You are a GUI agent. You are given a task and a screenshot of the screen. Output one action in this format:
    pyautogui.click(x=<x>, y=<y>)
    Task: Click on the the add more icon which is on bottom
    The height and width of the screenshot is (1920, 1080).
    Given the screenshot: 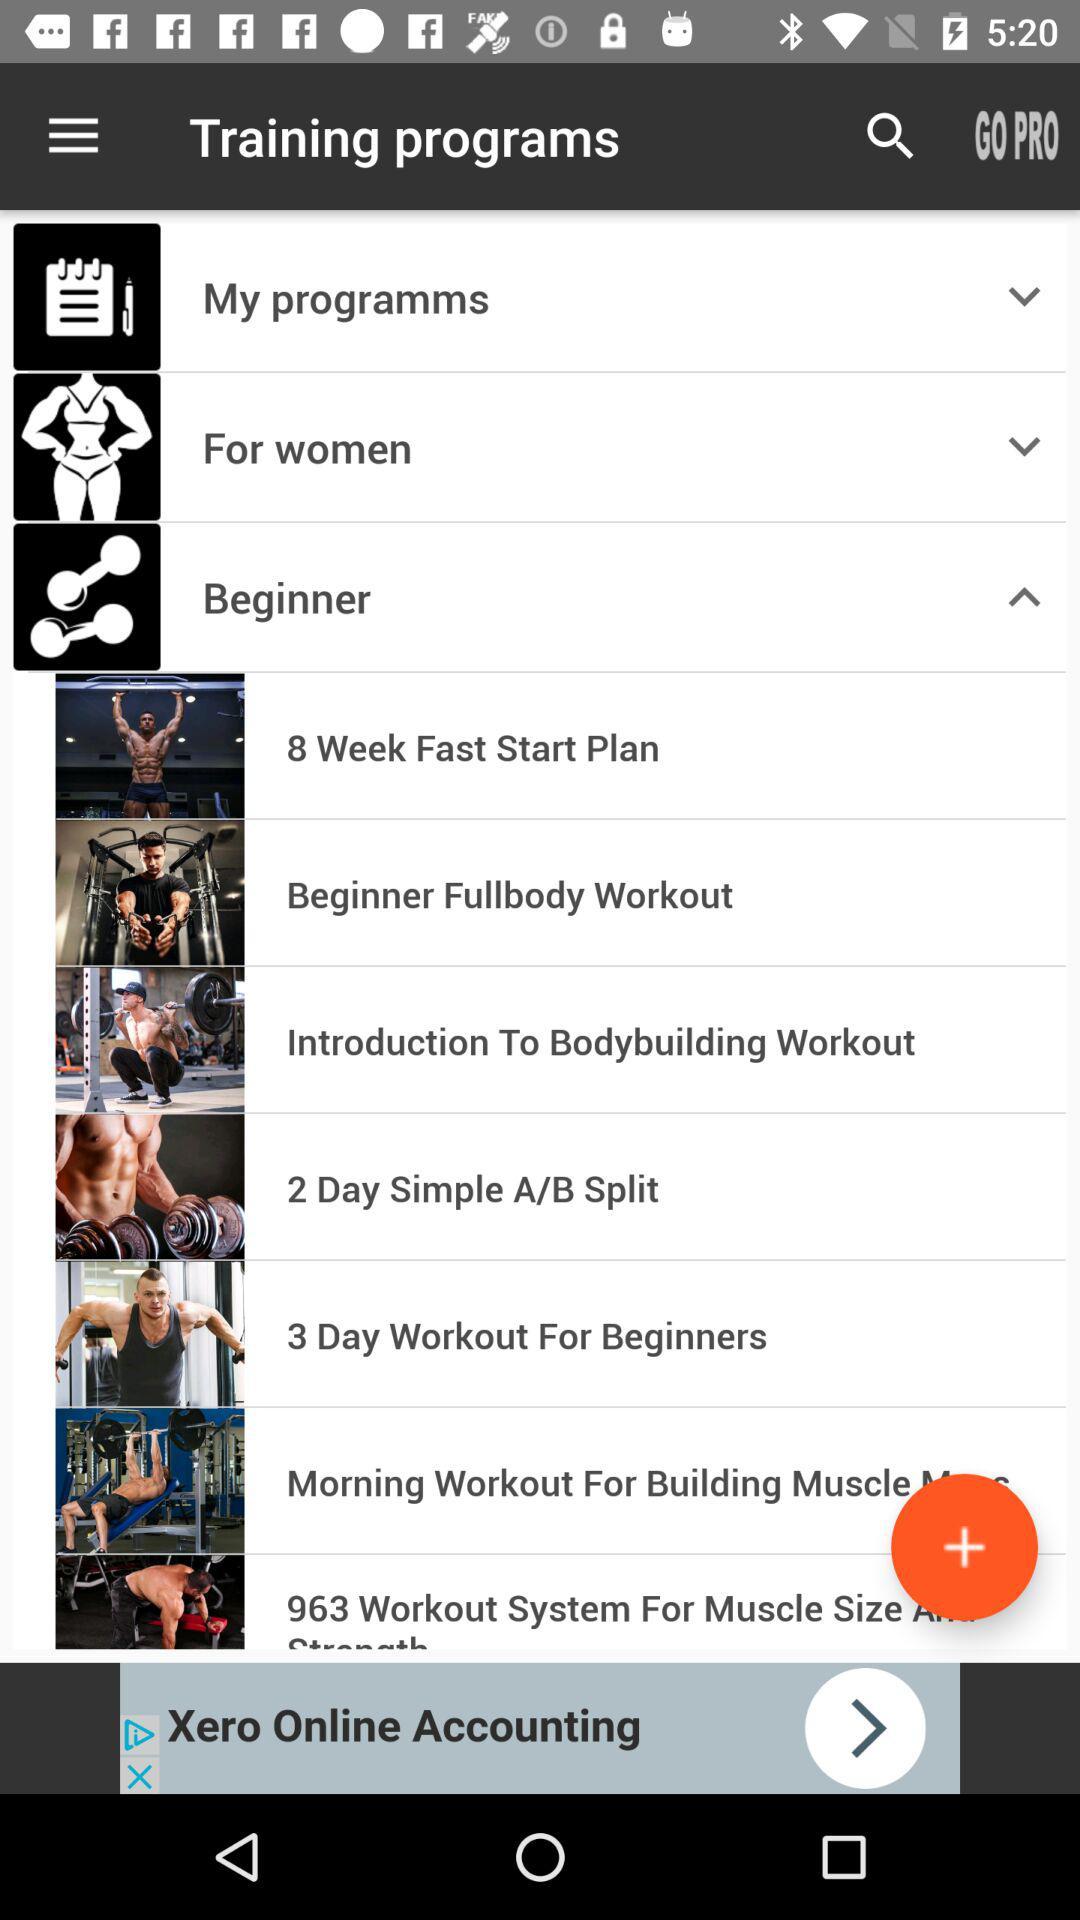 What is the action you would take?
    pyautogui.click(x=963, y=1546)
    